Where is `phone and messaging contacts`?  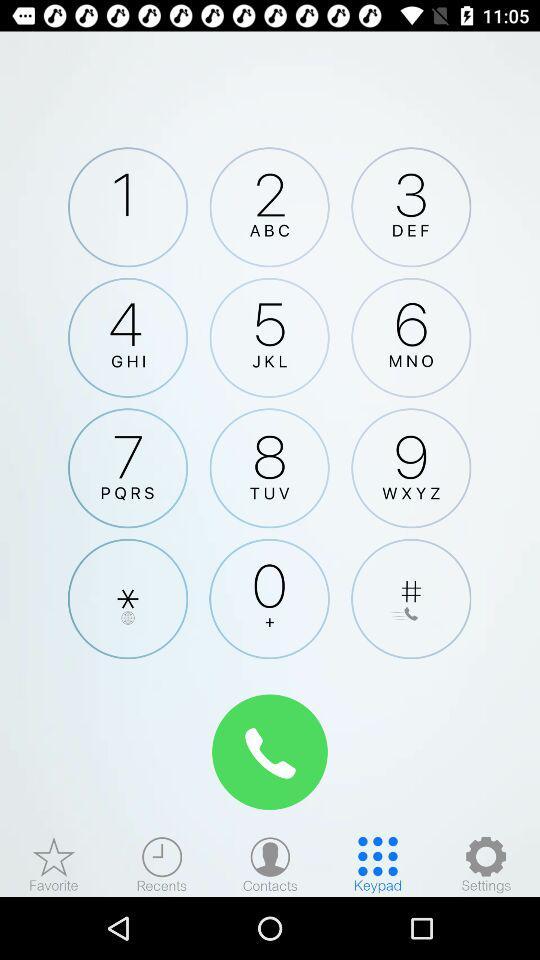 phone and messaging contacts is located at coordinates (270, 863).